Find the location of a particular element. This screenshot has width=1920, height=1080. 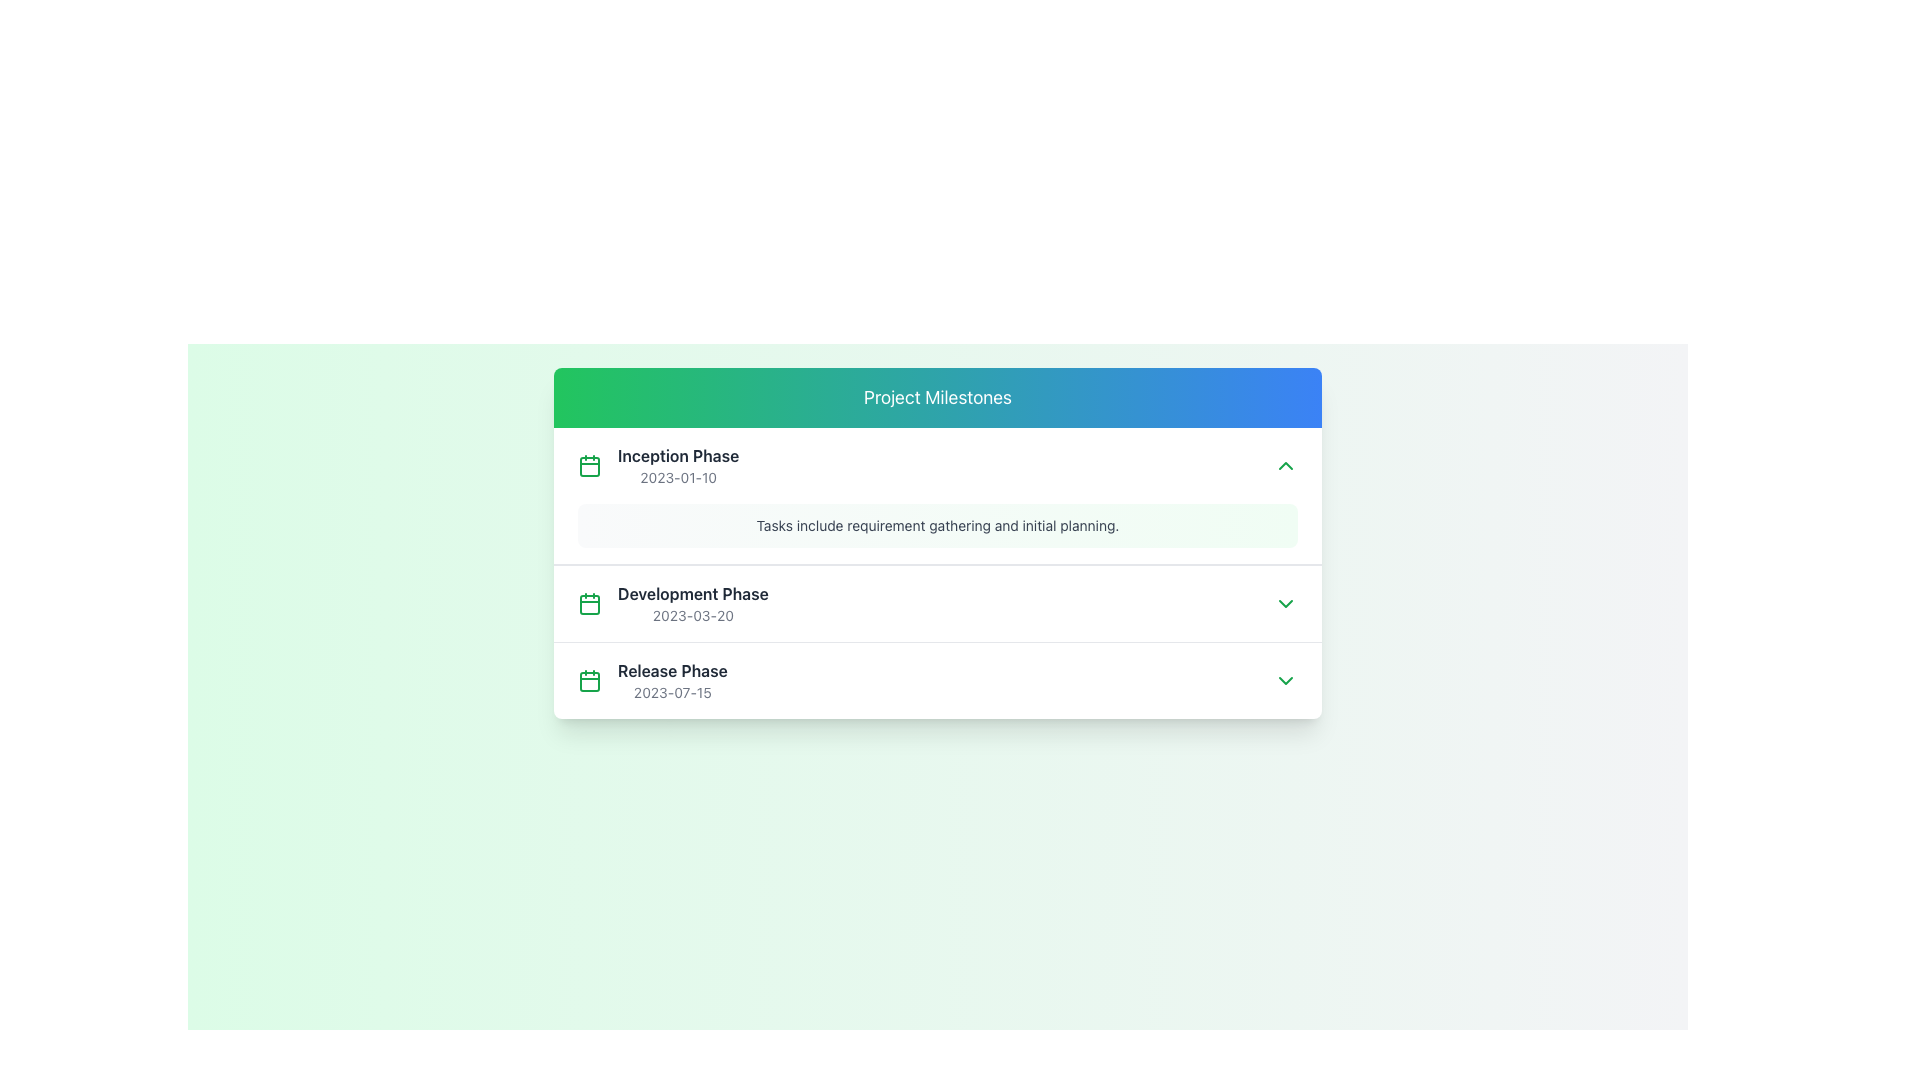

the List Item that displays a stylized calendar icon with the text 'Development Phase' and the date '2023-03-20' in the 'Project Milestones' section is located at coordinates (673, 603).